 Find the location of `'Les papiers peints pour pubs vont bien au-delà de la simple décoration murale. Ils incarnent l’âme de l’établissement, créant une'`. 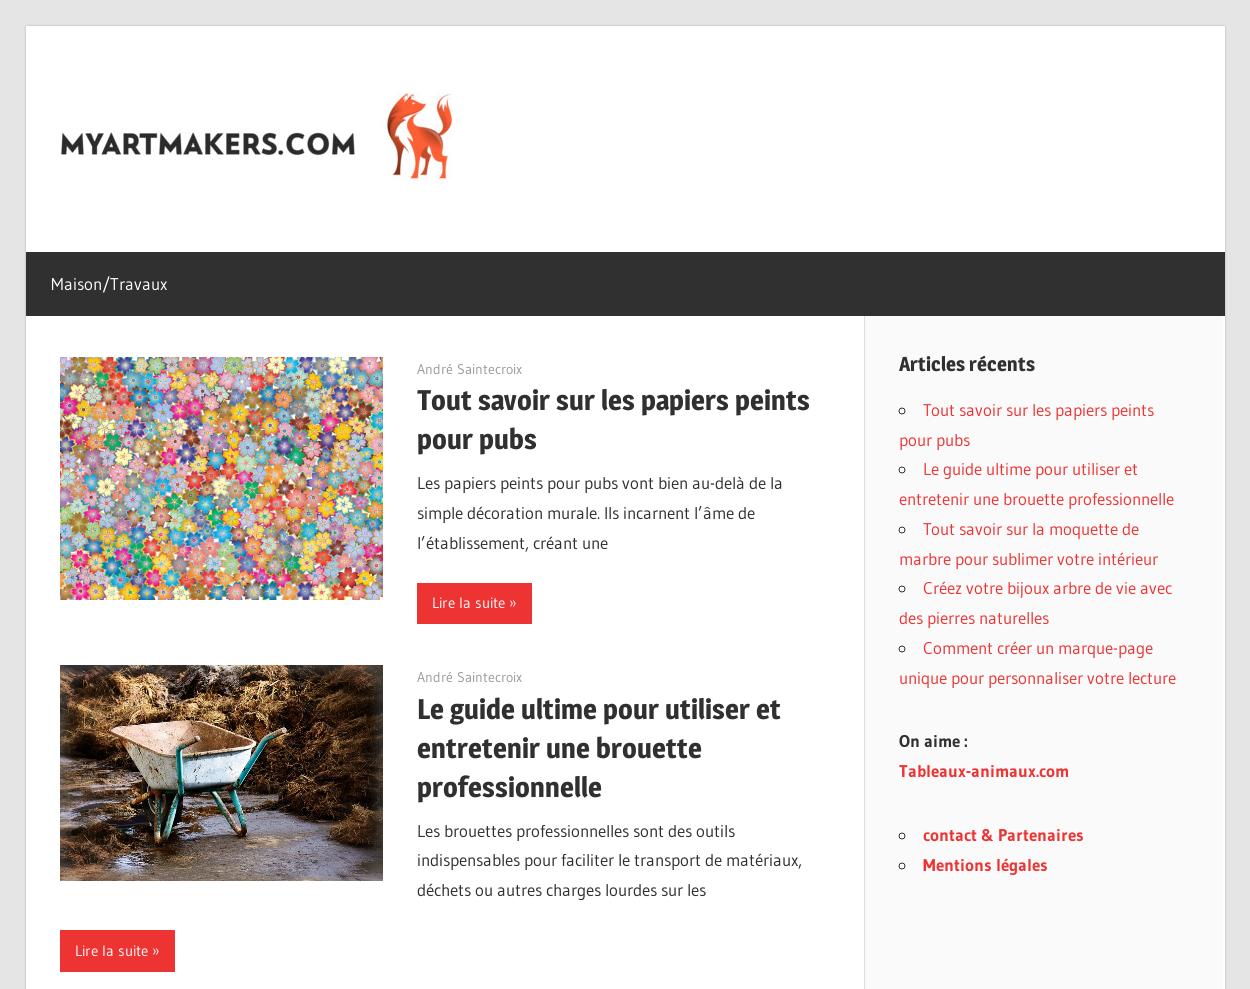

'Les papiers peints pour pubs vont bien au-delà de la simple décoration murale. Ils incarnent l’âme de l’établissement, créant une' is located at coordinates (599, 512).